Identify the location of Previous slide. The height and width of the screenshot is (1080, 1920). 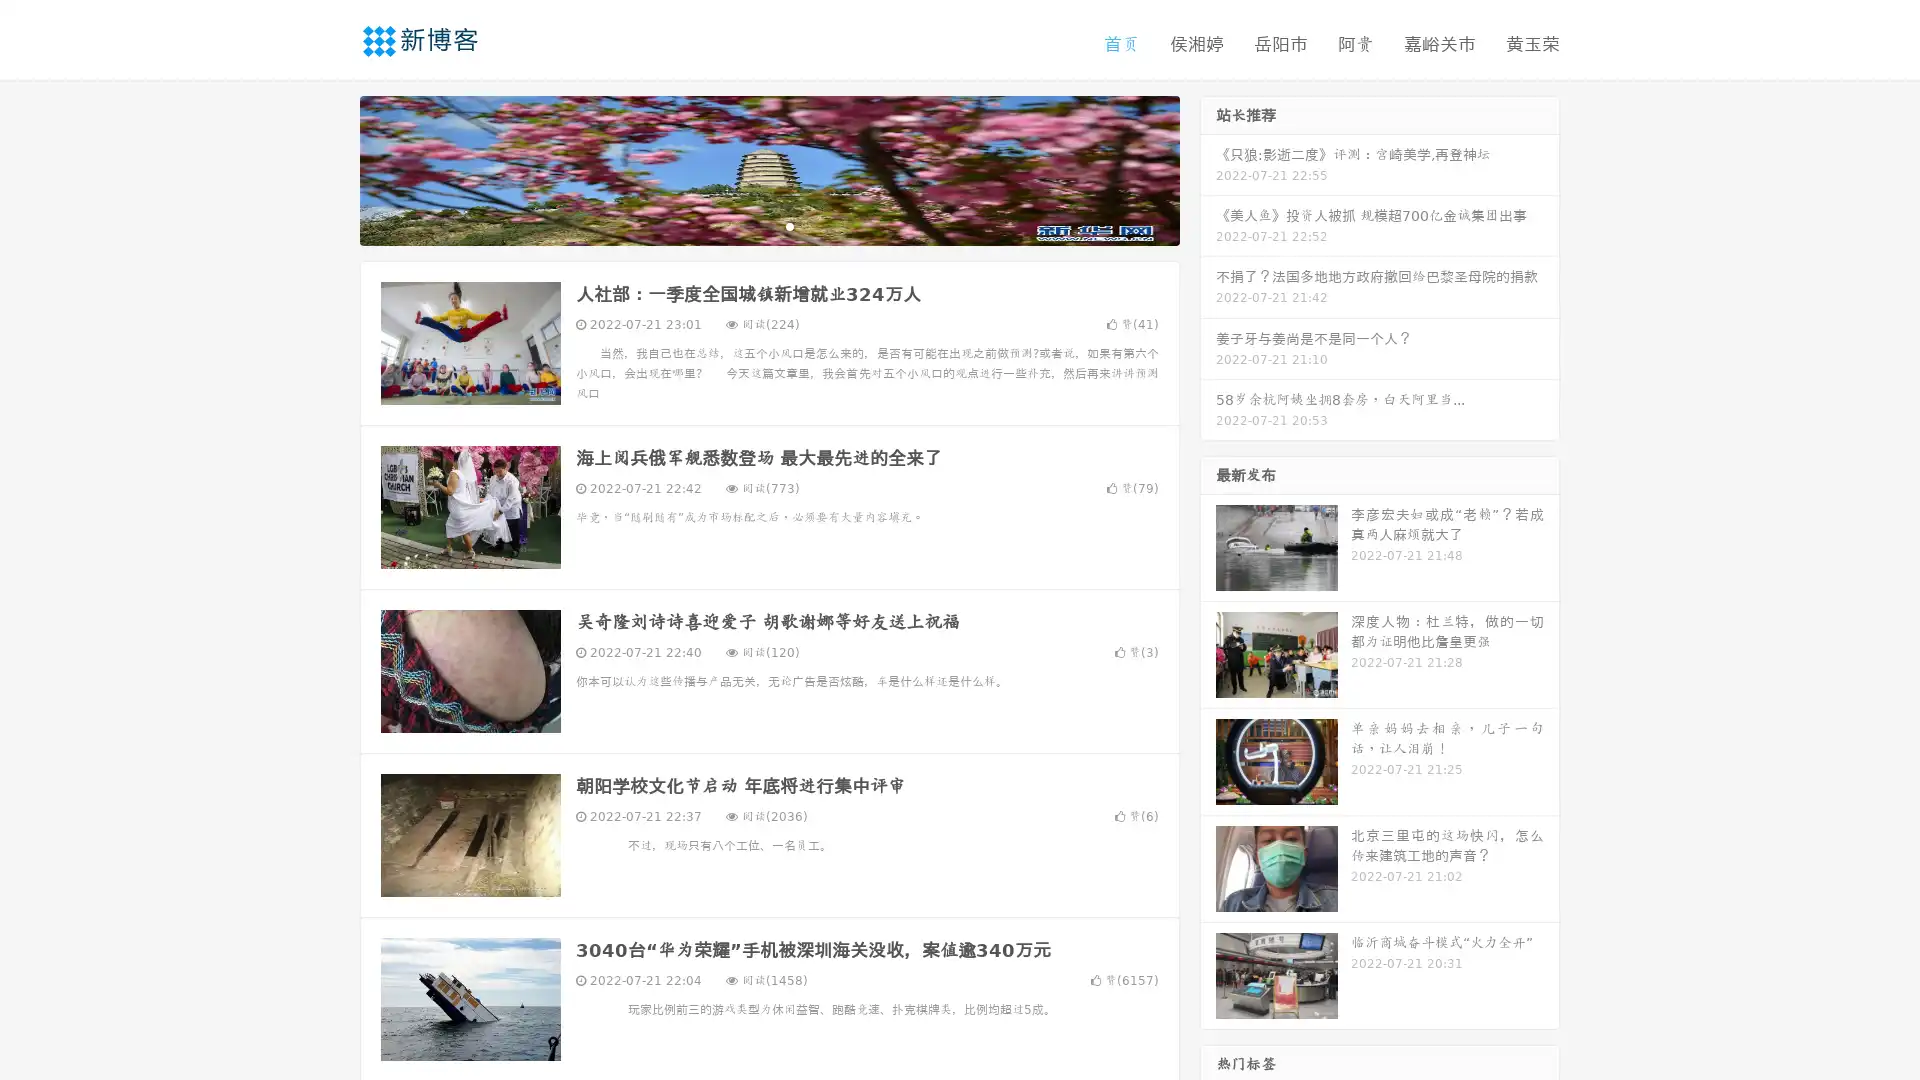
(330, 168).